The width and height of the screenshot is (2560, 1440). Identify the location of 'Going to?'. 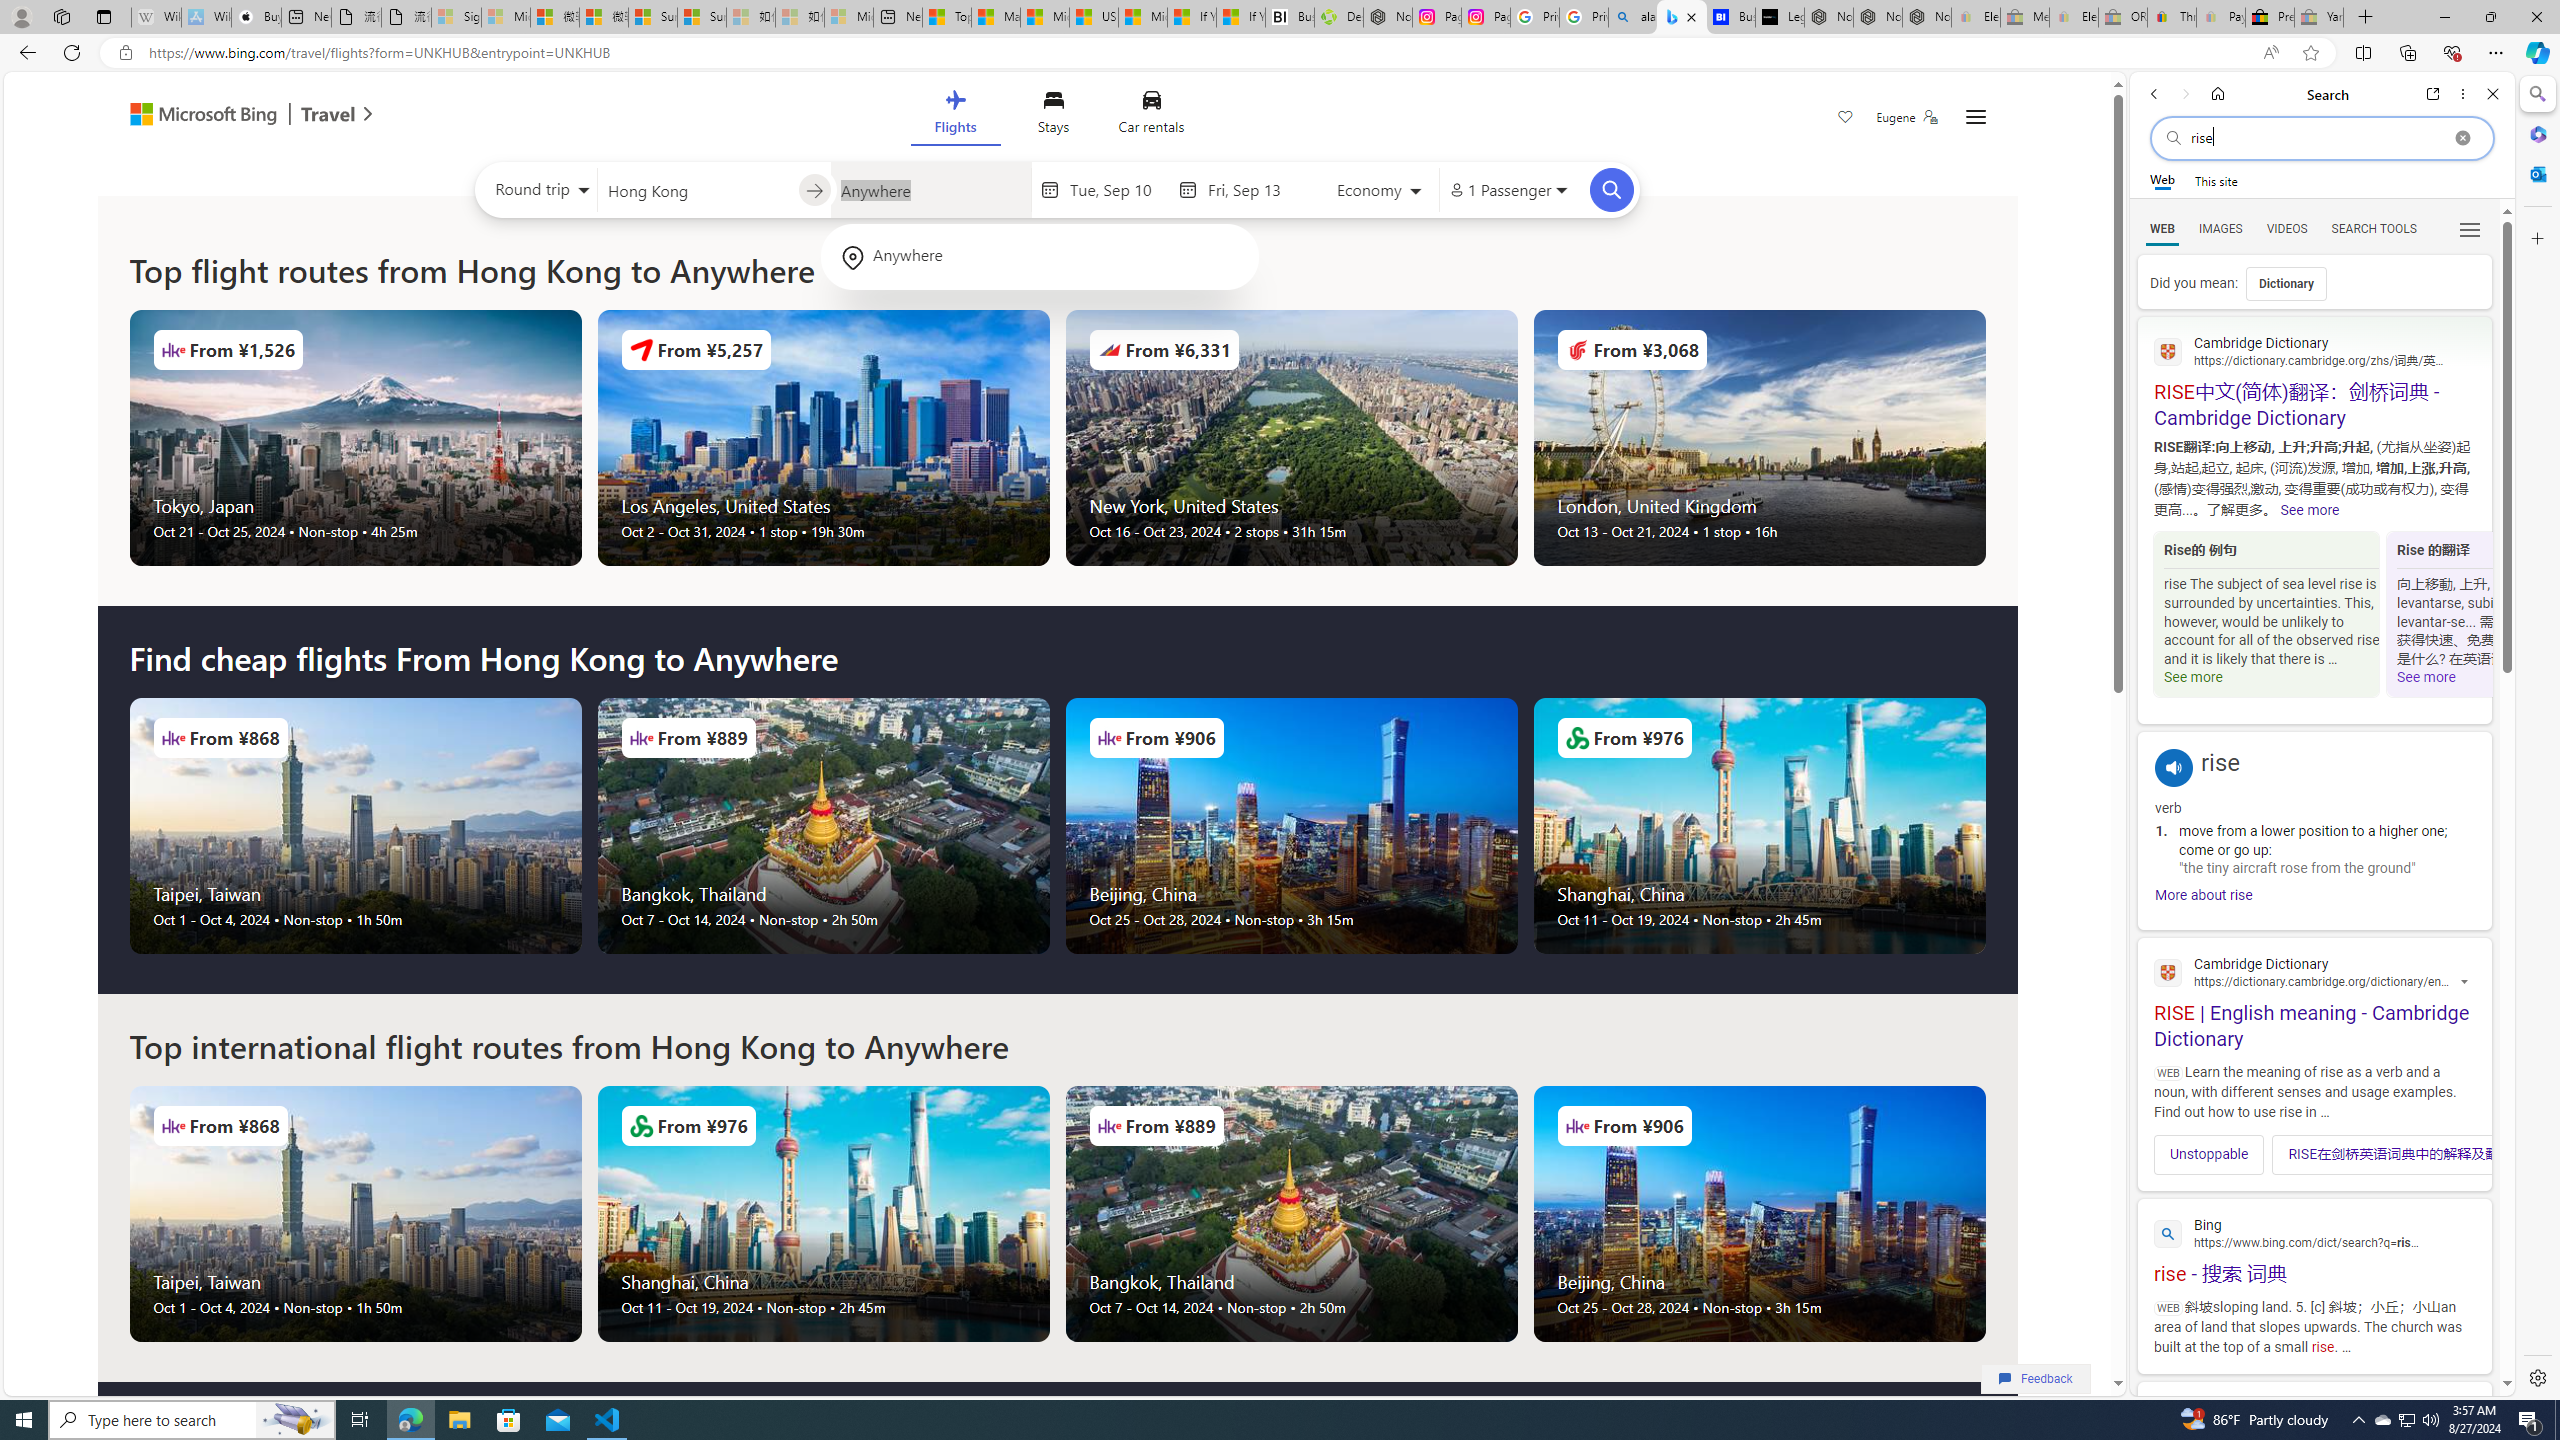
(929, 188).